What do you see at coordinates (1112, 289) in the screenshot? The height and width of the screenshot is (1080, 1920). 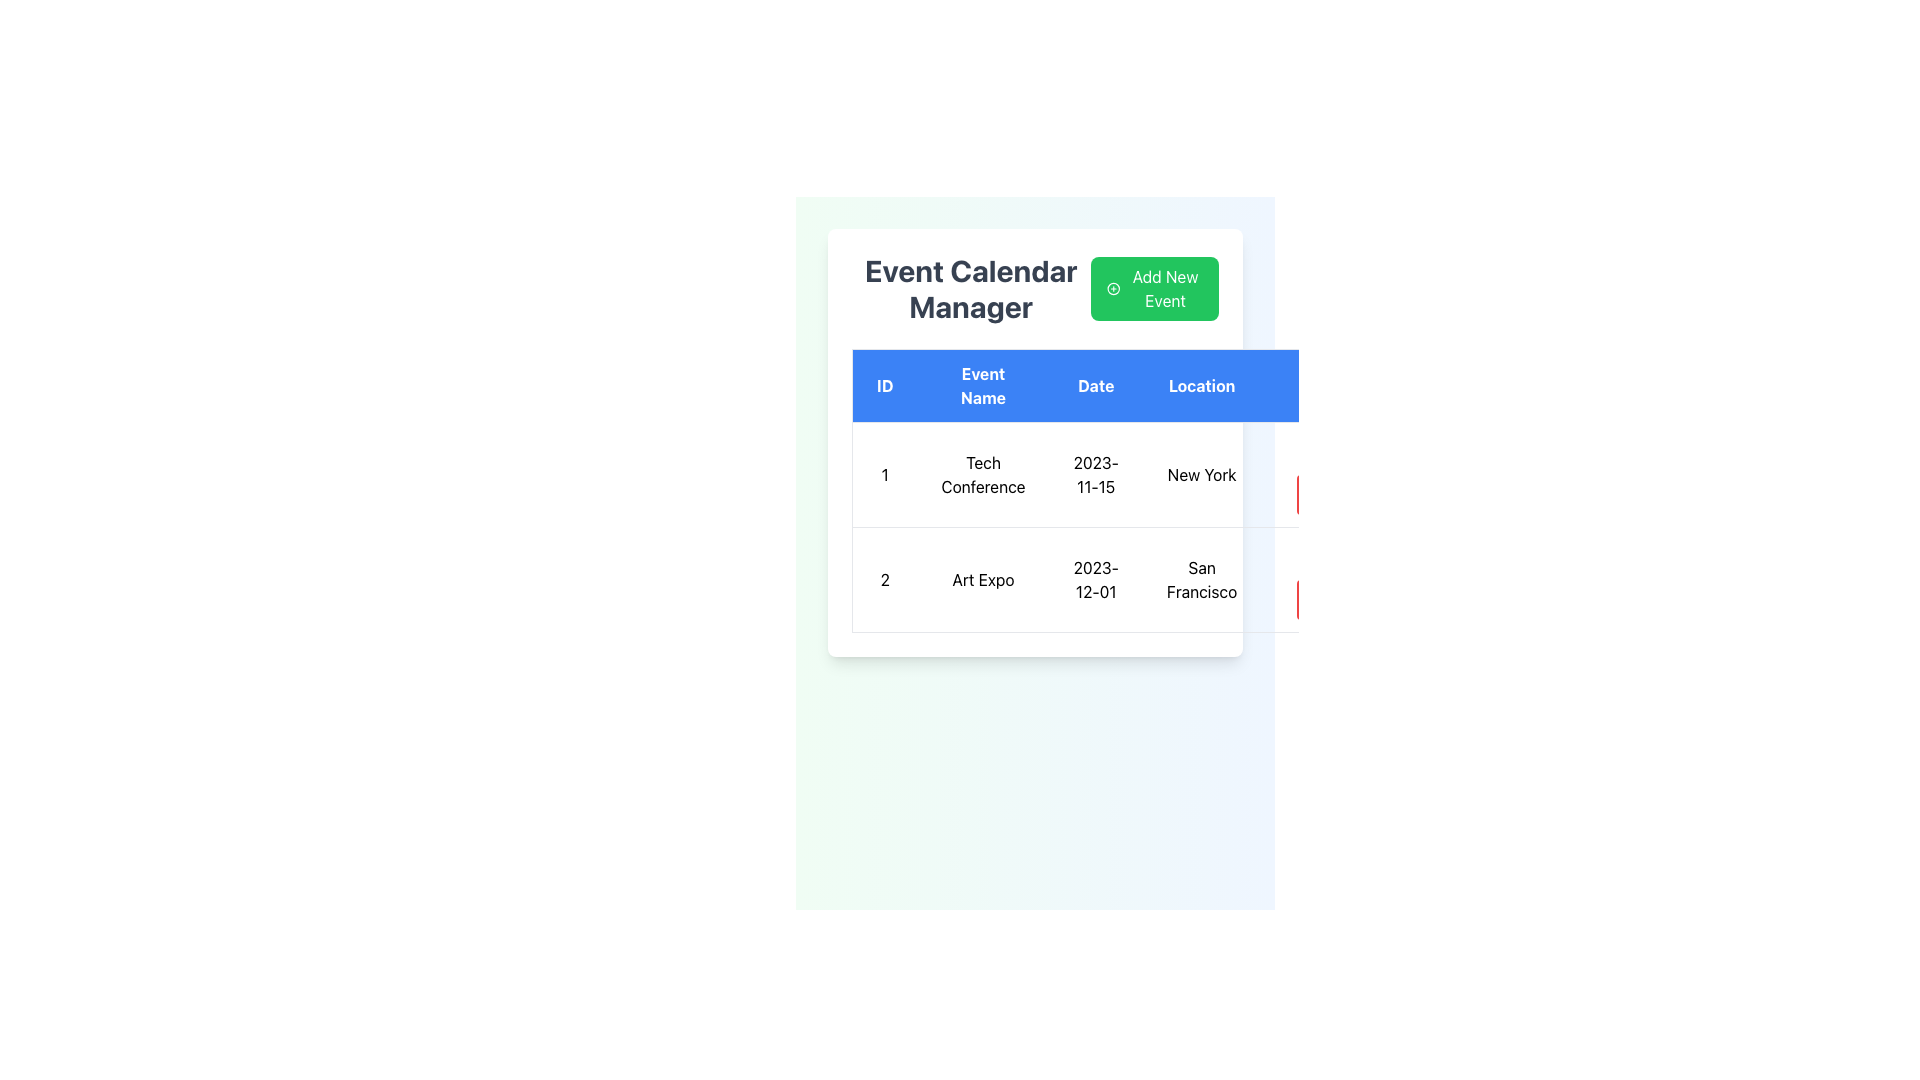 I see `the circular green icon with a plus sign located to the left of the text 'Add New Event' in the 'Event Calendar Manager' section` at bounding box center [1112, 289].